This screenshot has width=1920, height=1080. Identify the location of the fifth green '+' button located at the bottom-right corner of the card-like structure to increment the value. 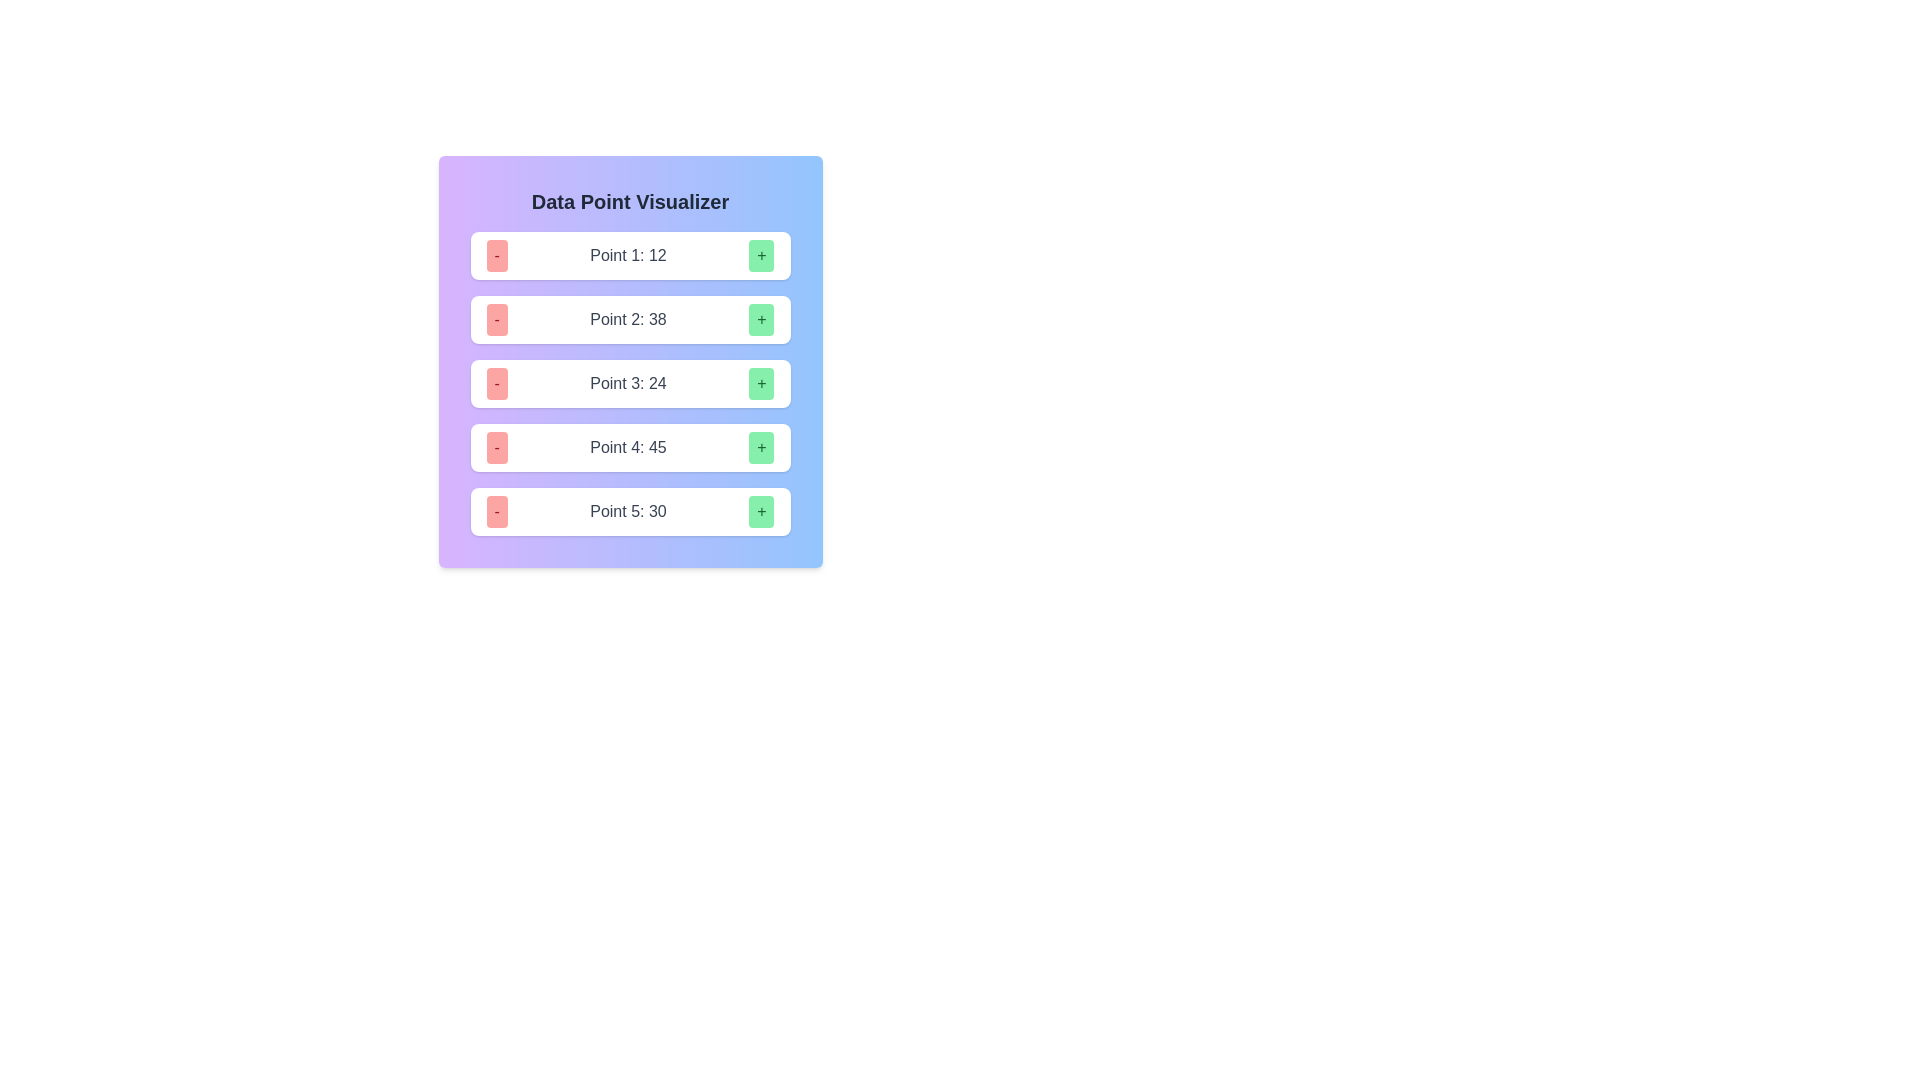
(760, 511).